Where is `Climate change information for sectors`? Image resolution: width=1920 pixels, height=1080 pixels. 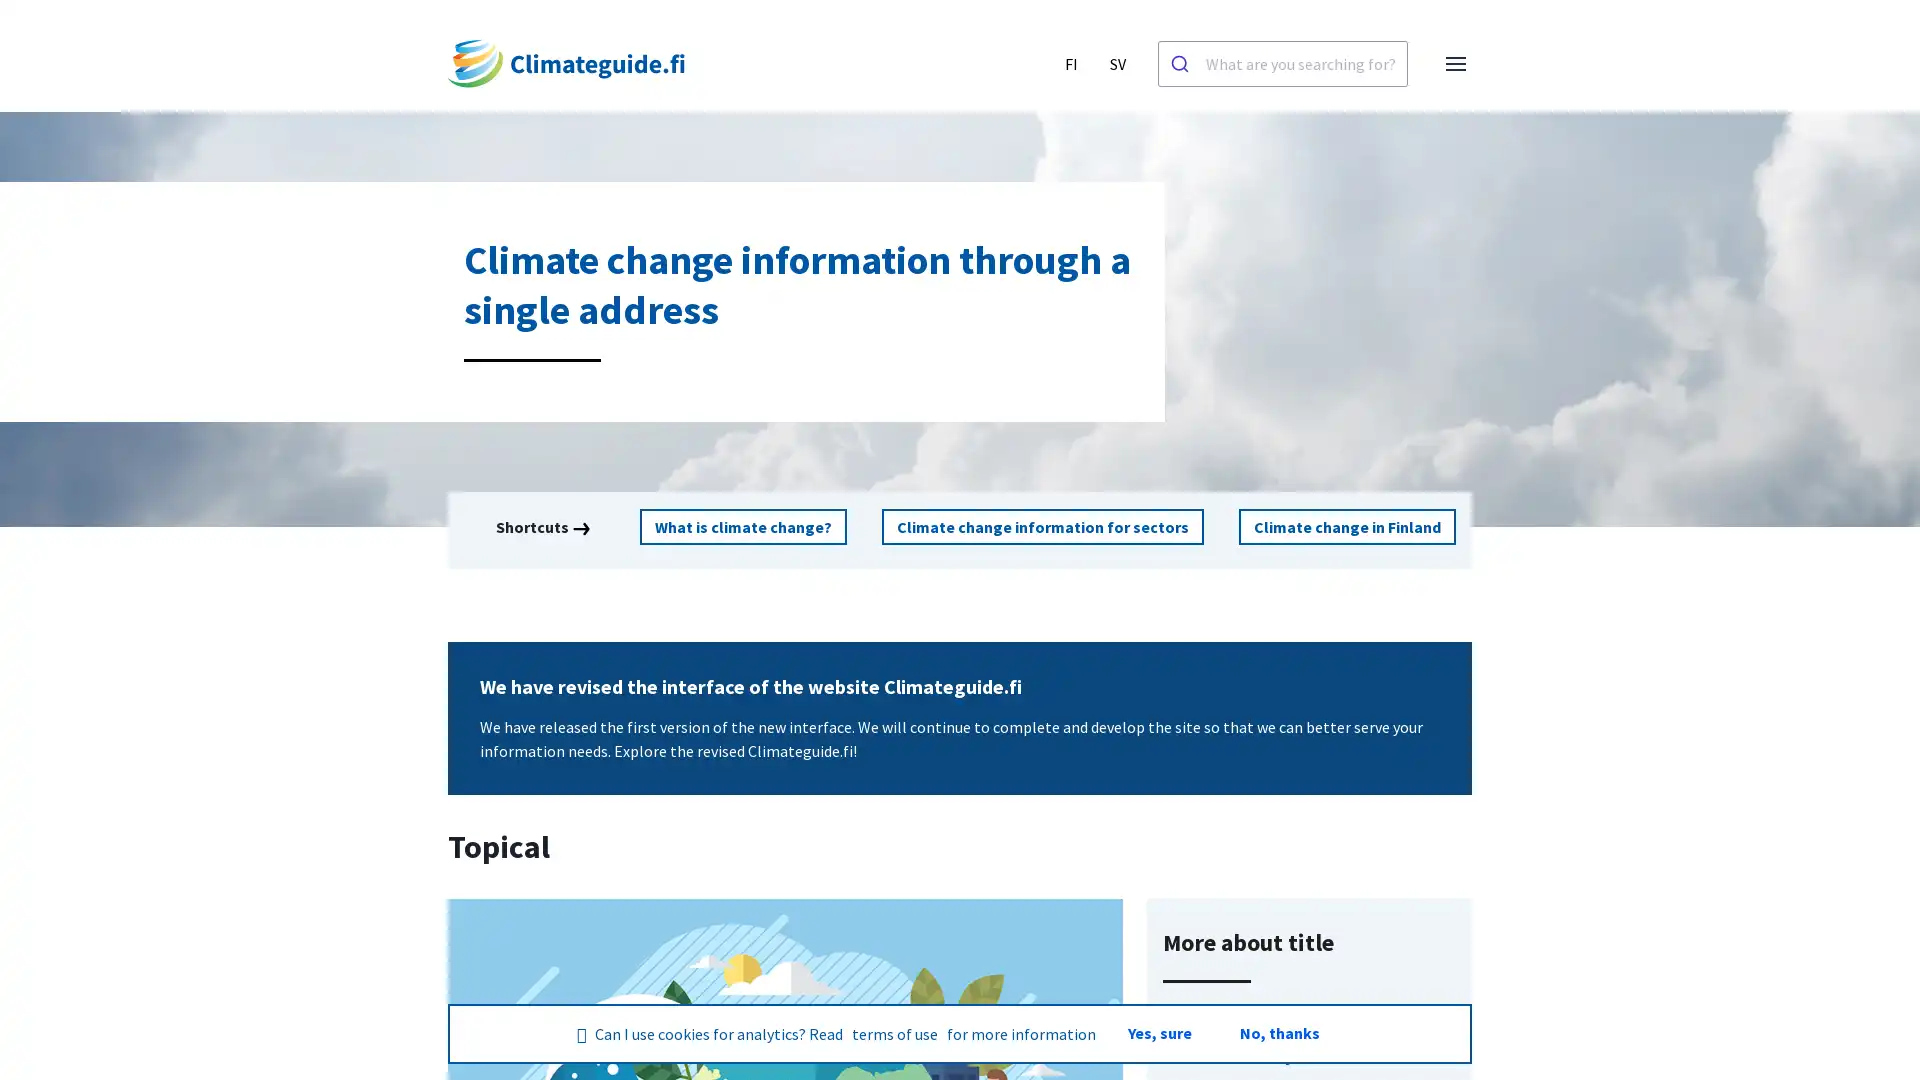 Climate change information for sectors is located at coordinates (1041, 526).